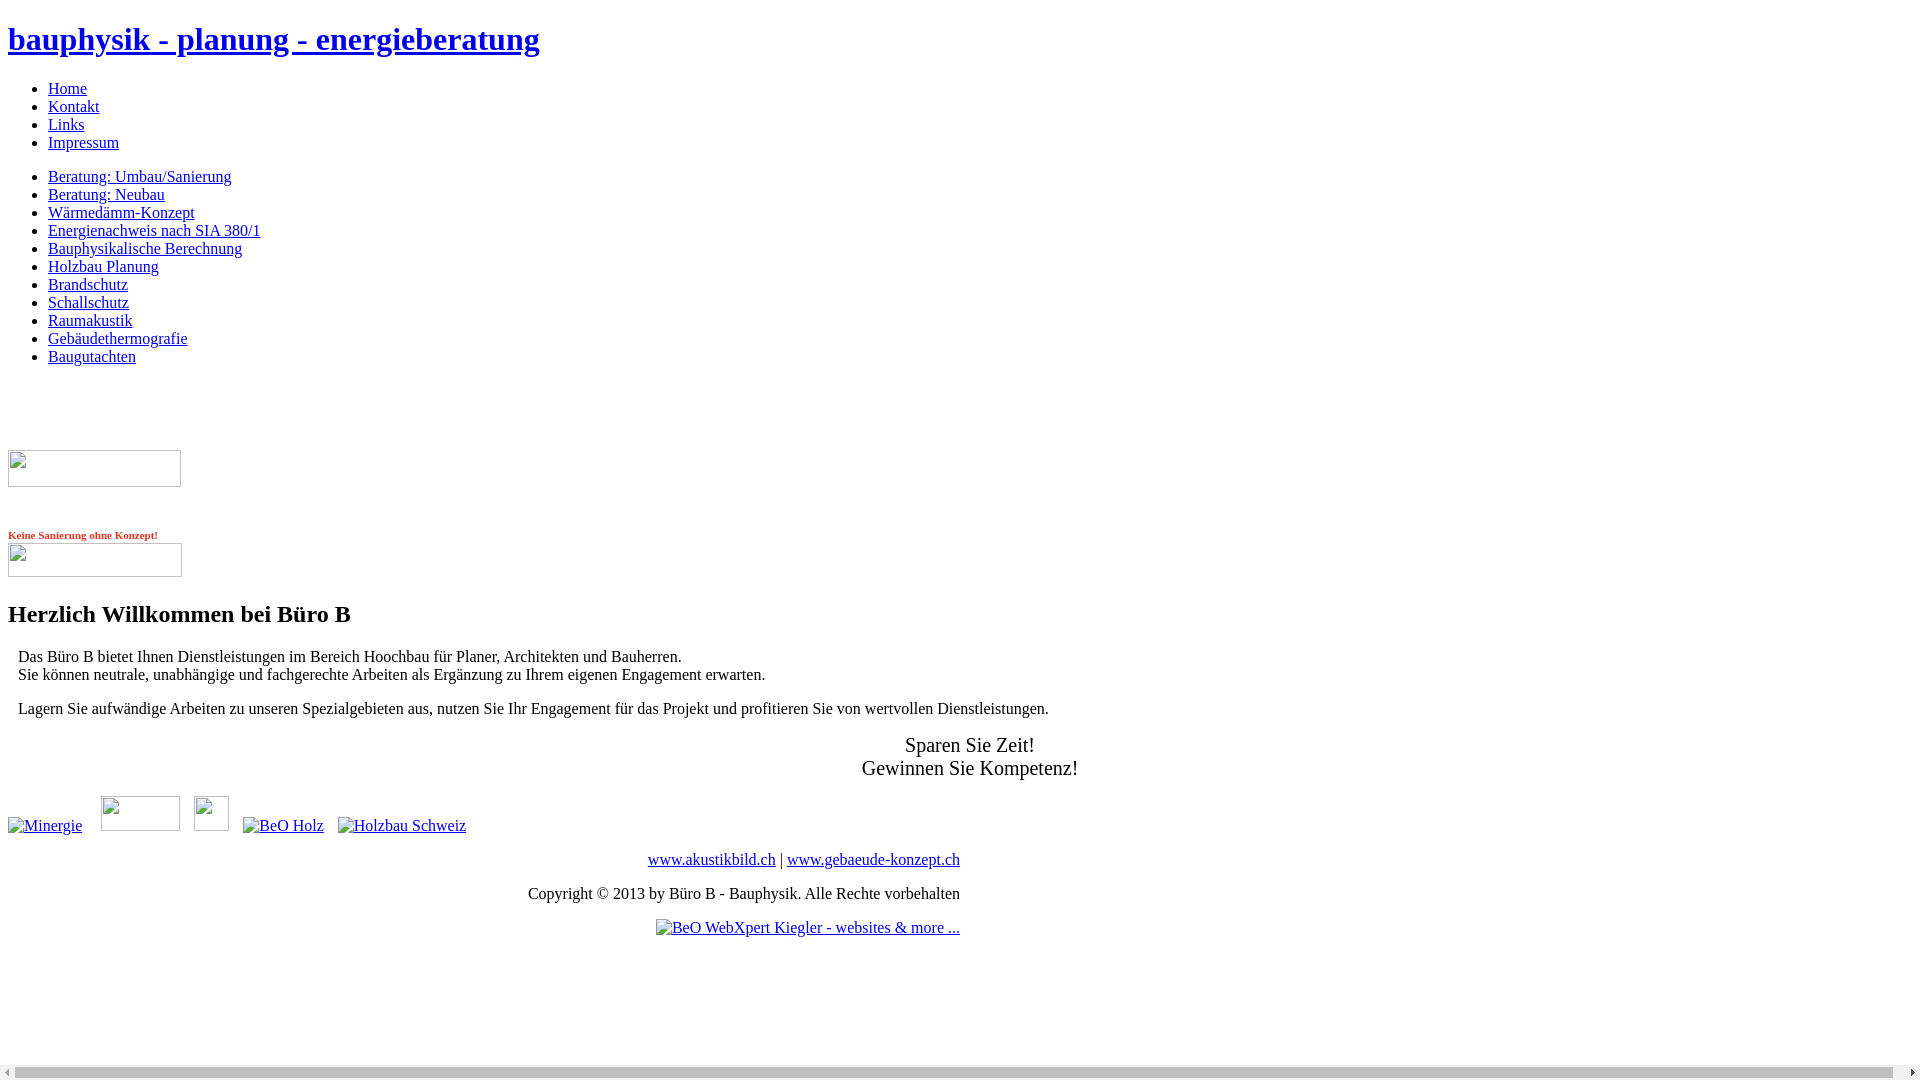  Describe the element at coordinates (66, 124) in the screenshot. I see `'Links'` at that location.